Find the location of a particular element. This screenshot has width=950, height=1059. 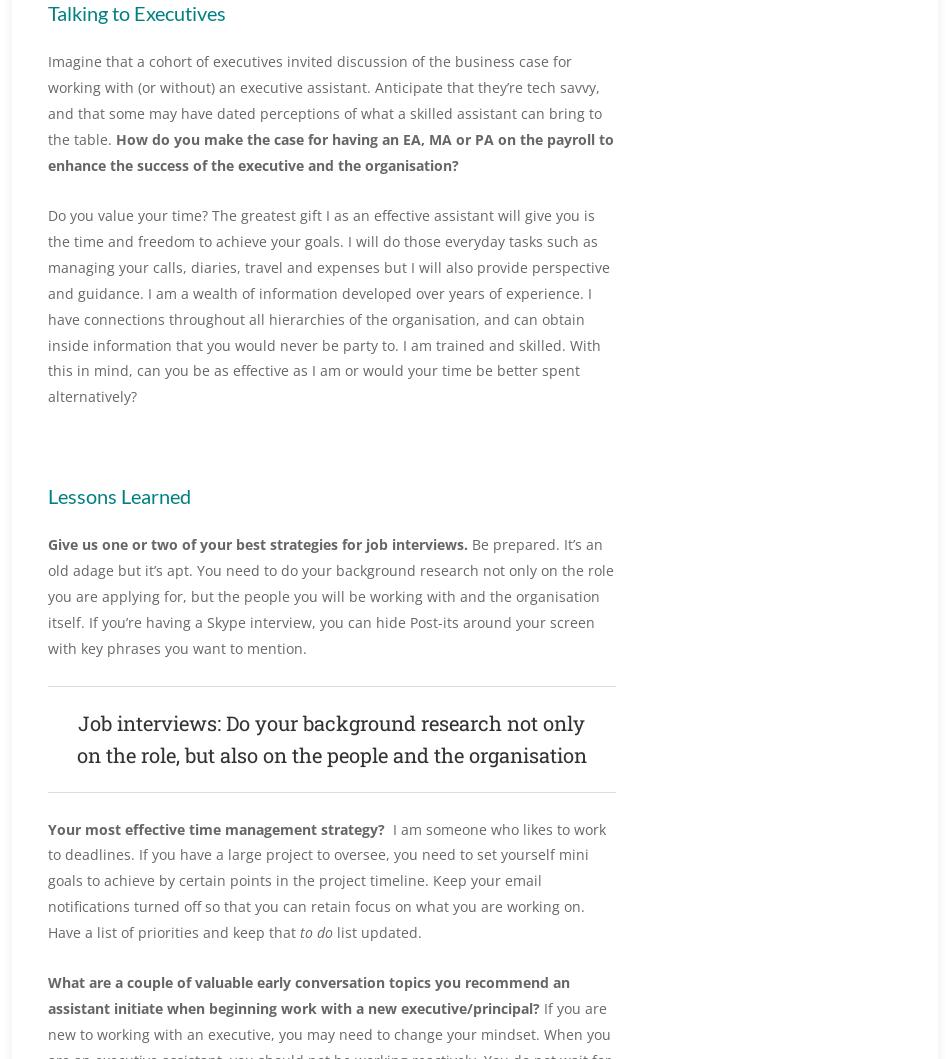

'Job interviews: Do your background research not only on the role, but also on the people and the organisation' is located at coordinates (329, 738).